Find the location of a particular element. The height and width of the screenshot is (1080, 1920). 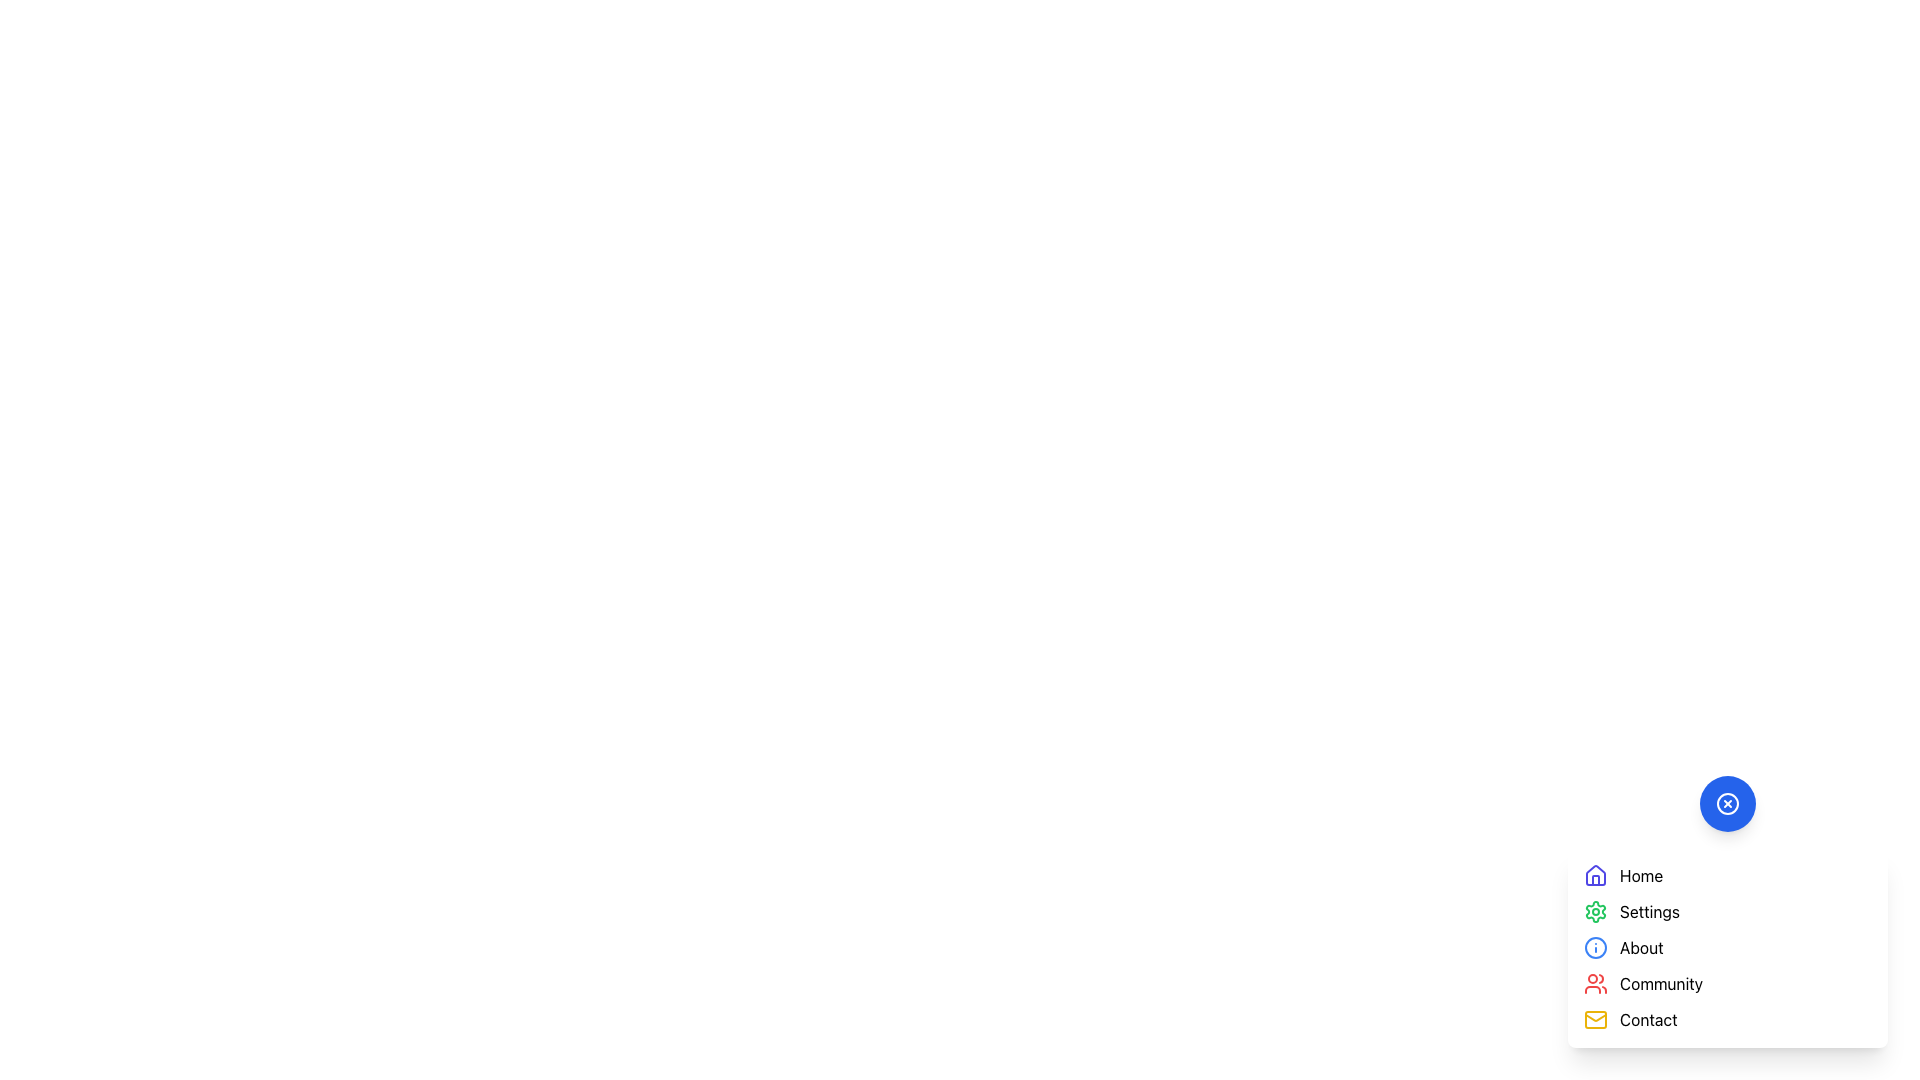

the third row menu item for the 'About' section is located at coordinates (1727, 947).